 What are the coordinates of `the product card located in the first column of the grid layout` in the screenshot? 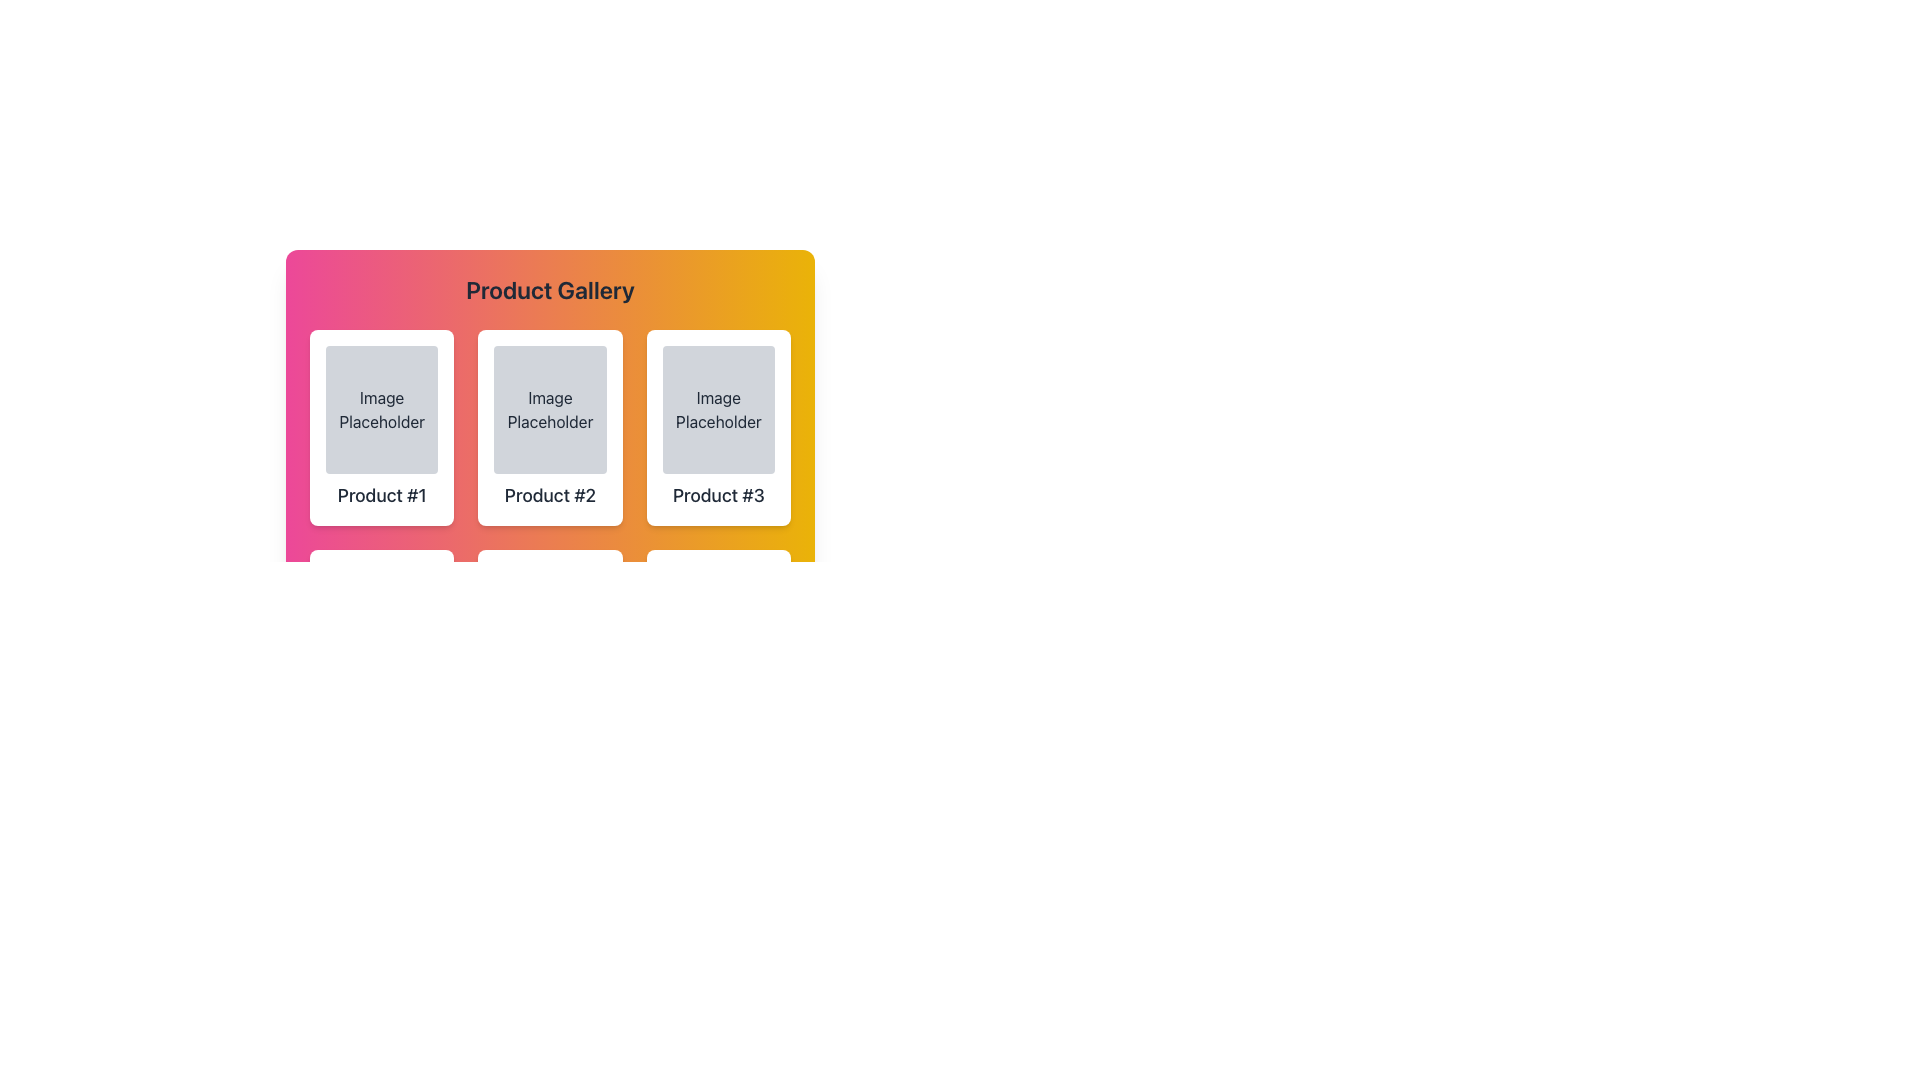 It's located at (382, 427).